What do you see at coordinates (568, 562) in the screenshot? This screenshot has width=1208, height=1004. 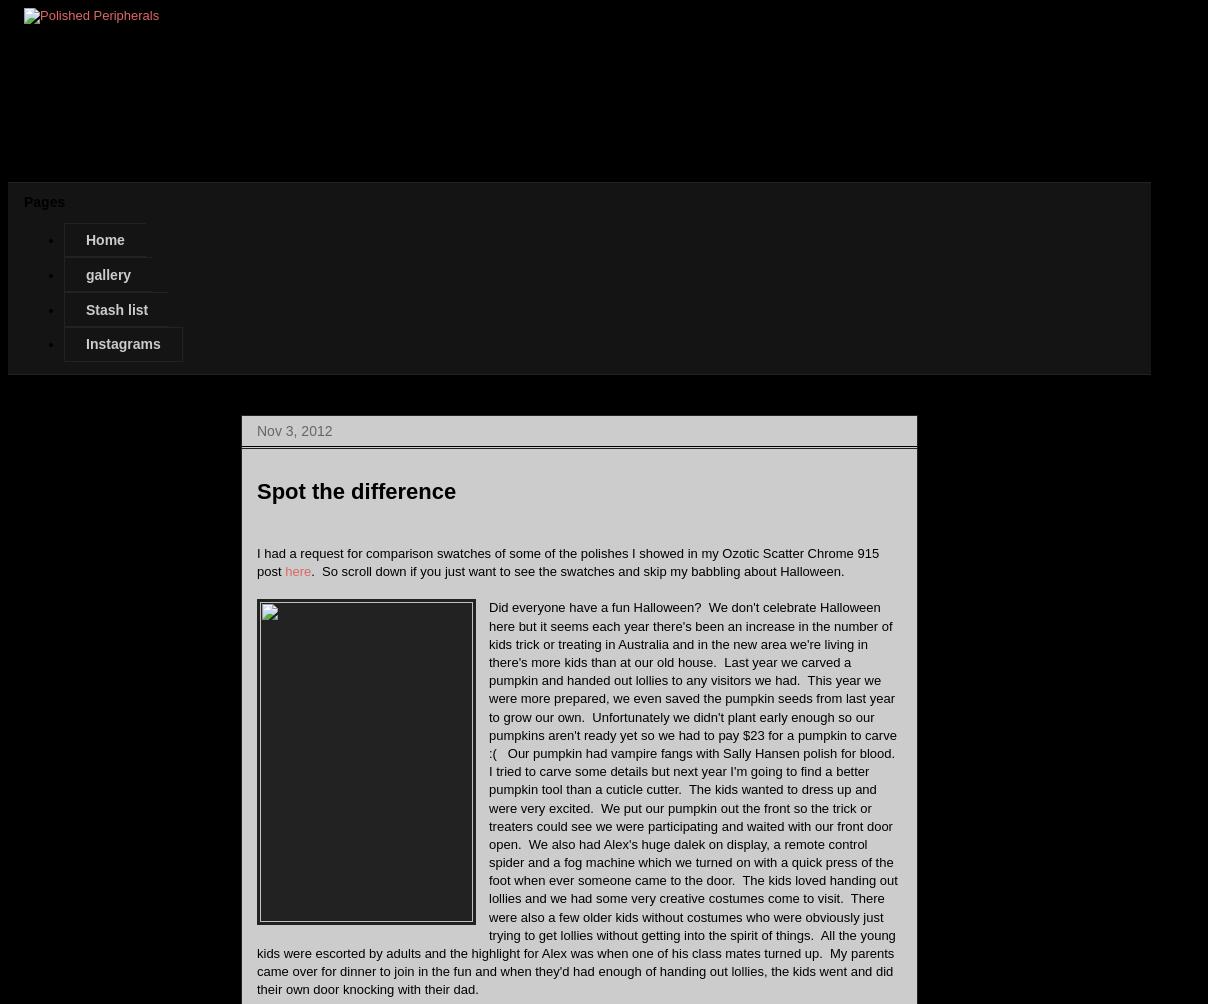 I see `'I had a request for comparison swatches of some of the polishes I showed in my Ozotic Scatter Chrome 915 post'` at bounding box center [568, 562].